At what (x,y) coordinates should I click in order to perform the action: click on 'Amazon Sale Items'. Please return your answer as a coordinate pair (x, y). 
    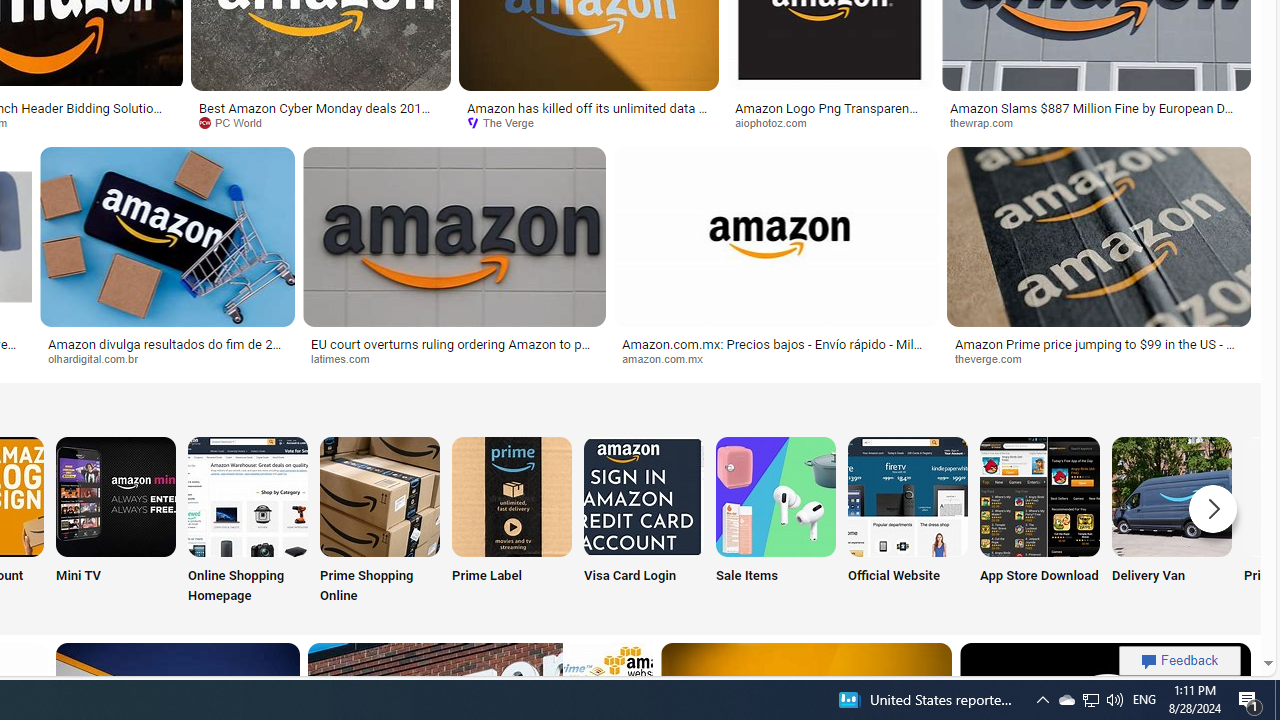
    Looking at the image, I should click on (774, 495).